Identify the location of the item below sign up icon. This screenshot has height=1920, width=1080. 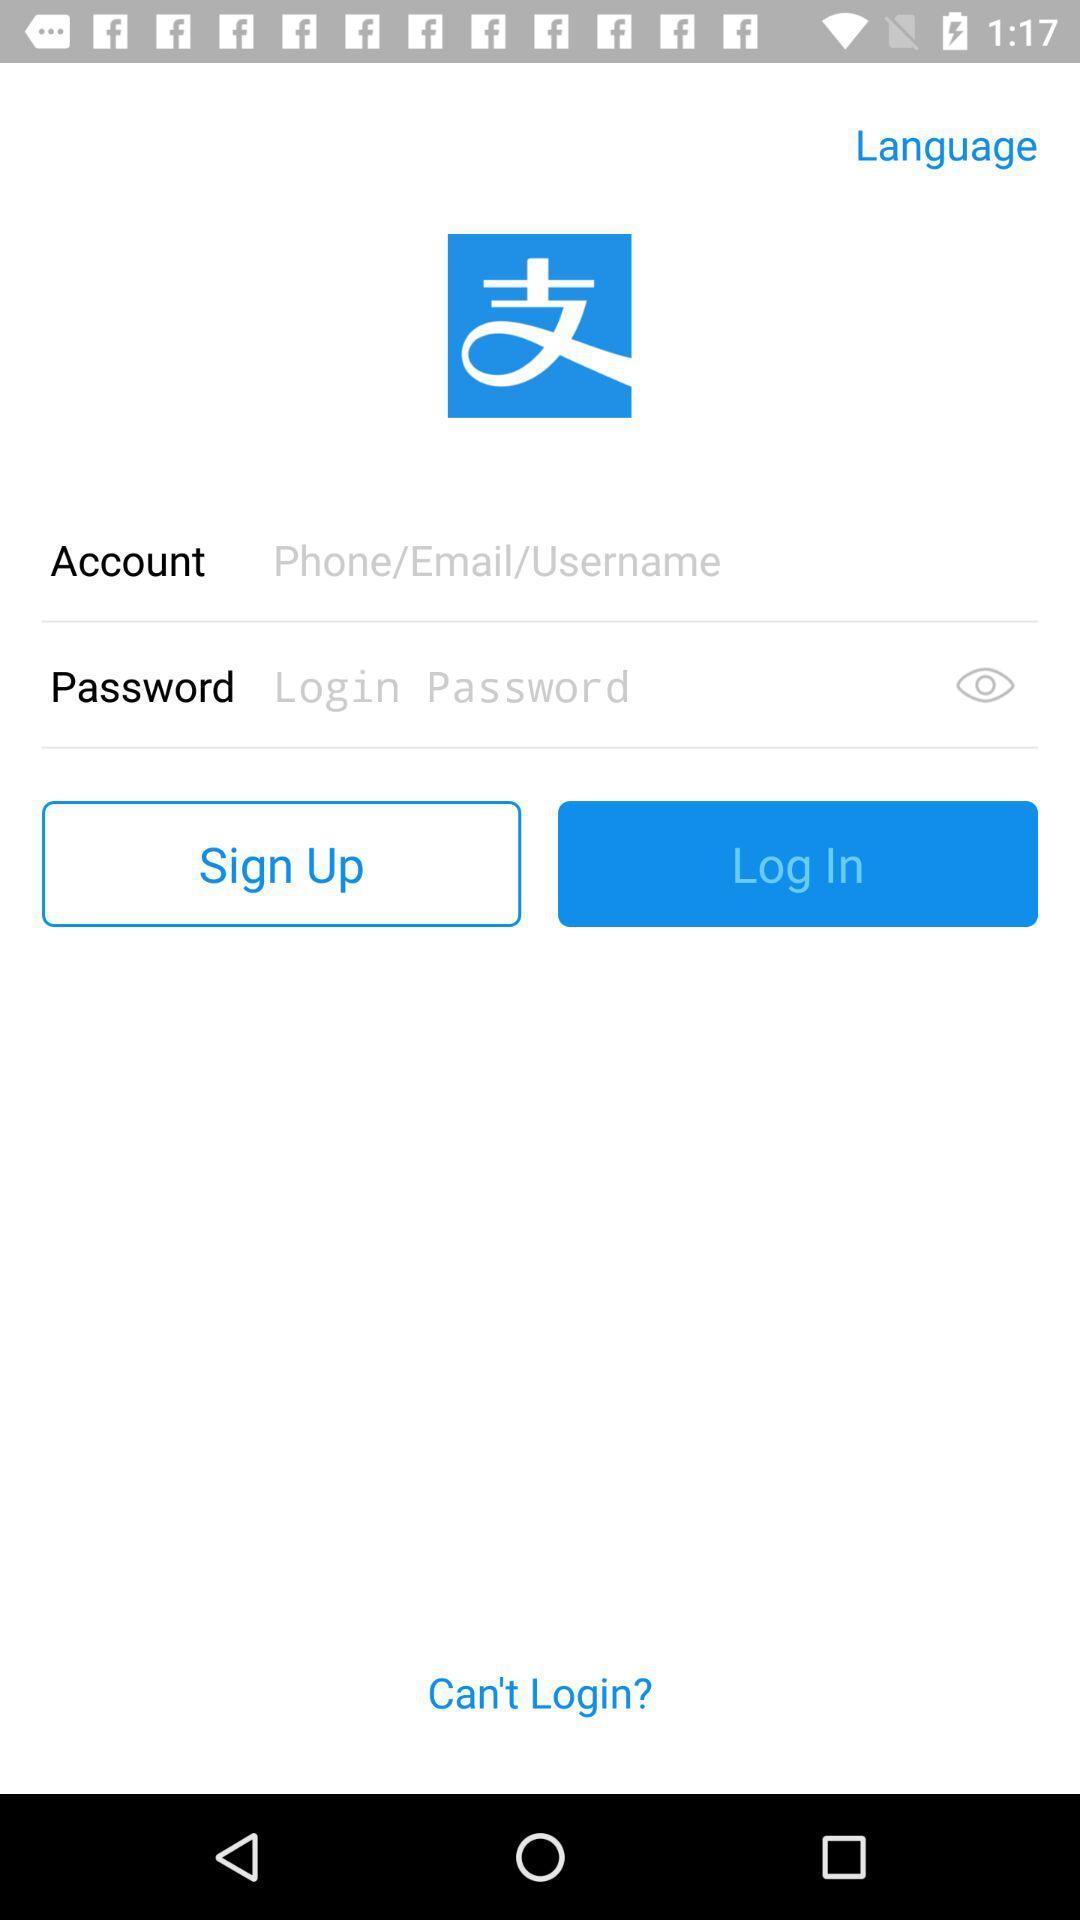
(540, 1714).